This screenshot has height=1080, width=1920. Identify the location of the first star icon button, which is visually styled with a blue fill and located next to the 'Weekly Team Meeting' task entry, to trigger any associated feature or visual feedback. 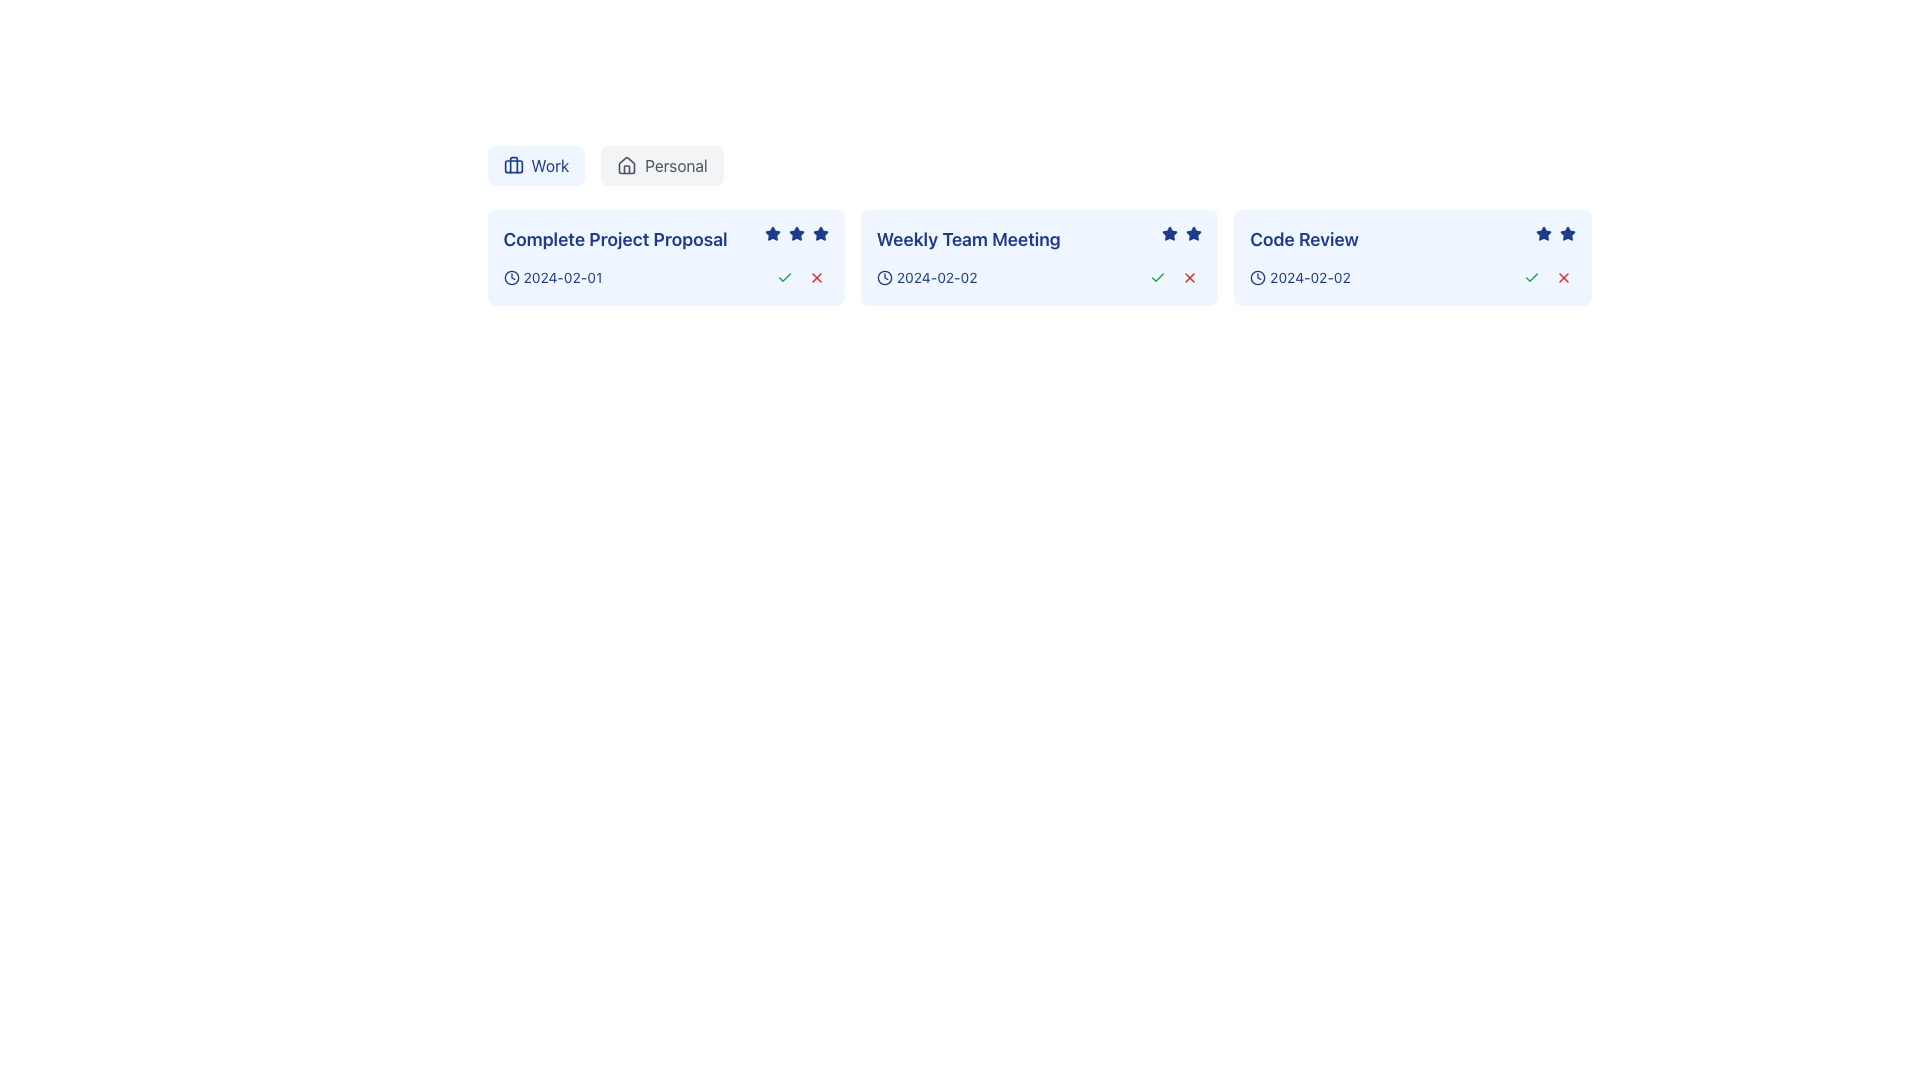
(1170, 233).